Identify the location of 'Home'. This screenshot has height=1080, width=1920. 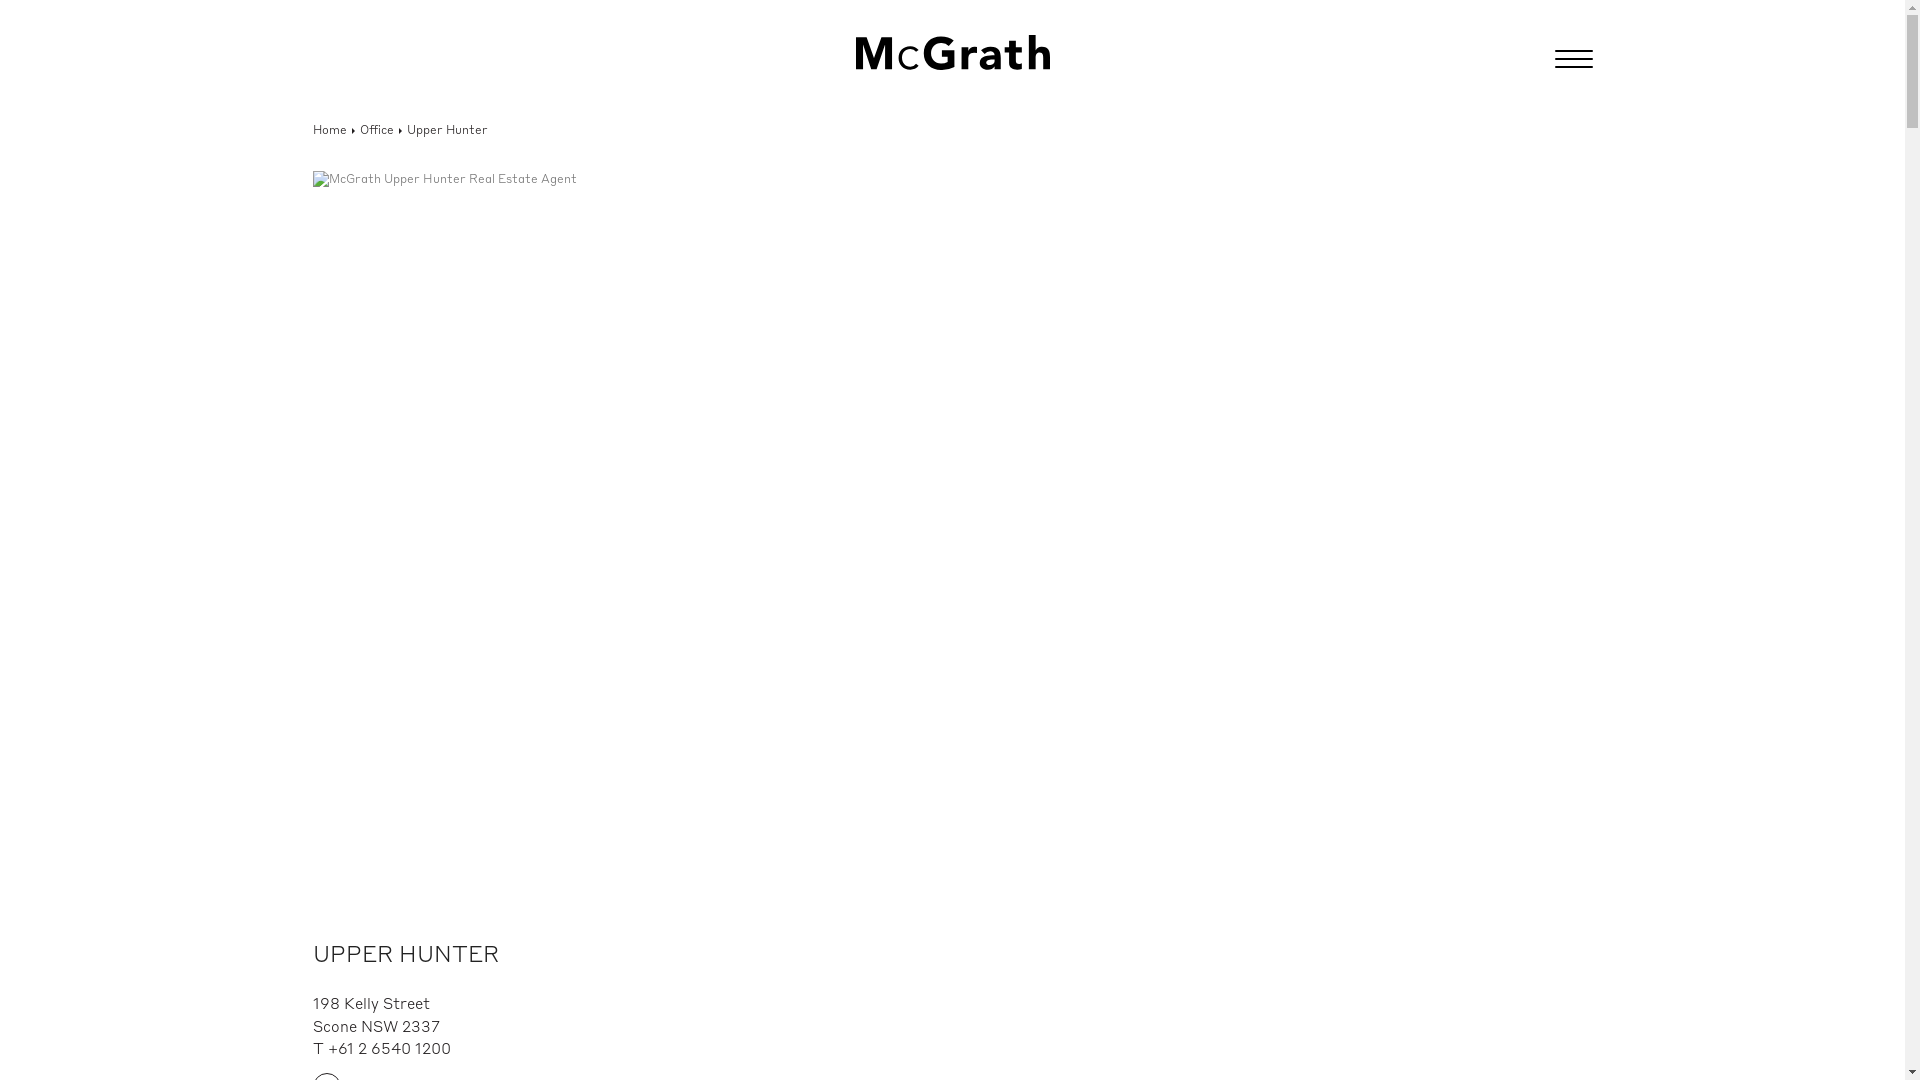
(329, 131).